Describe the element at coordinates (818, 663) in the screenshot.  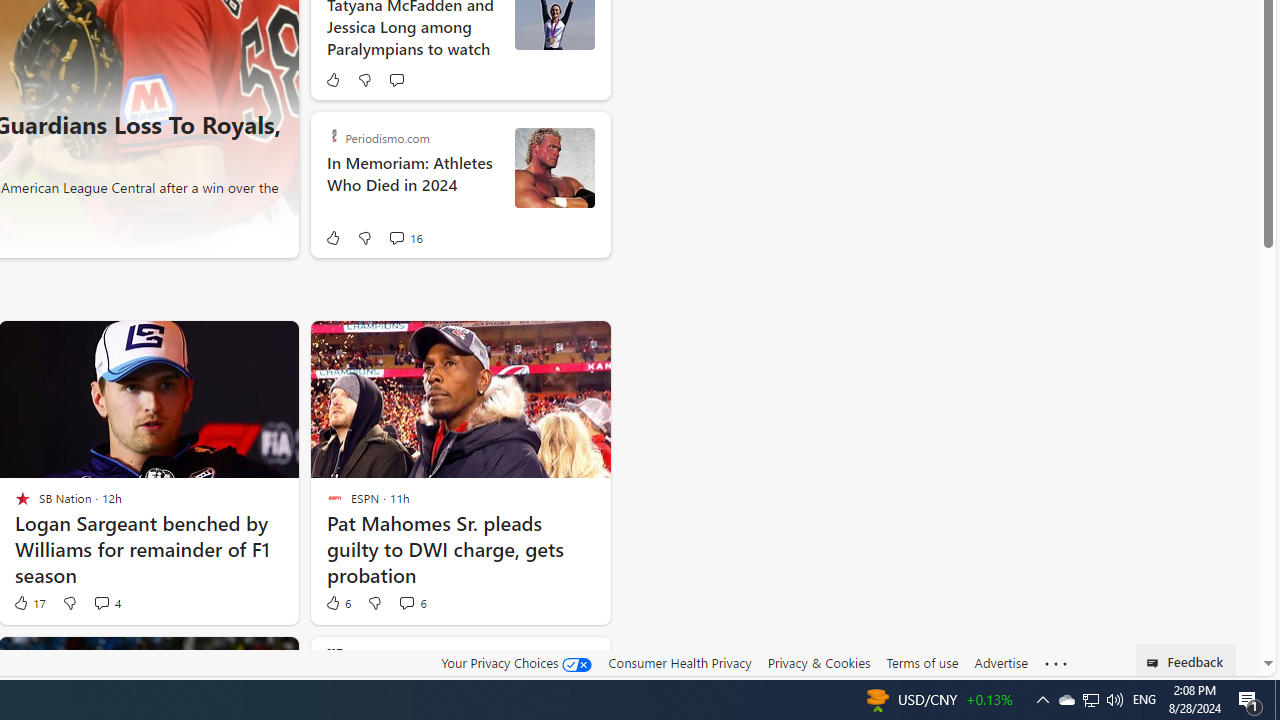
I see `'Privacy & Cookies'` at that location.